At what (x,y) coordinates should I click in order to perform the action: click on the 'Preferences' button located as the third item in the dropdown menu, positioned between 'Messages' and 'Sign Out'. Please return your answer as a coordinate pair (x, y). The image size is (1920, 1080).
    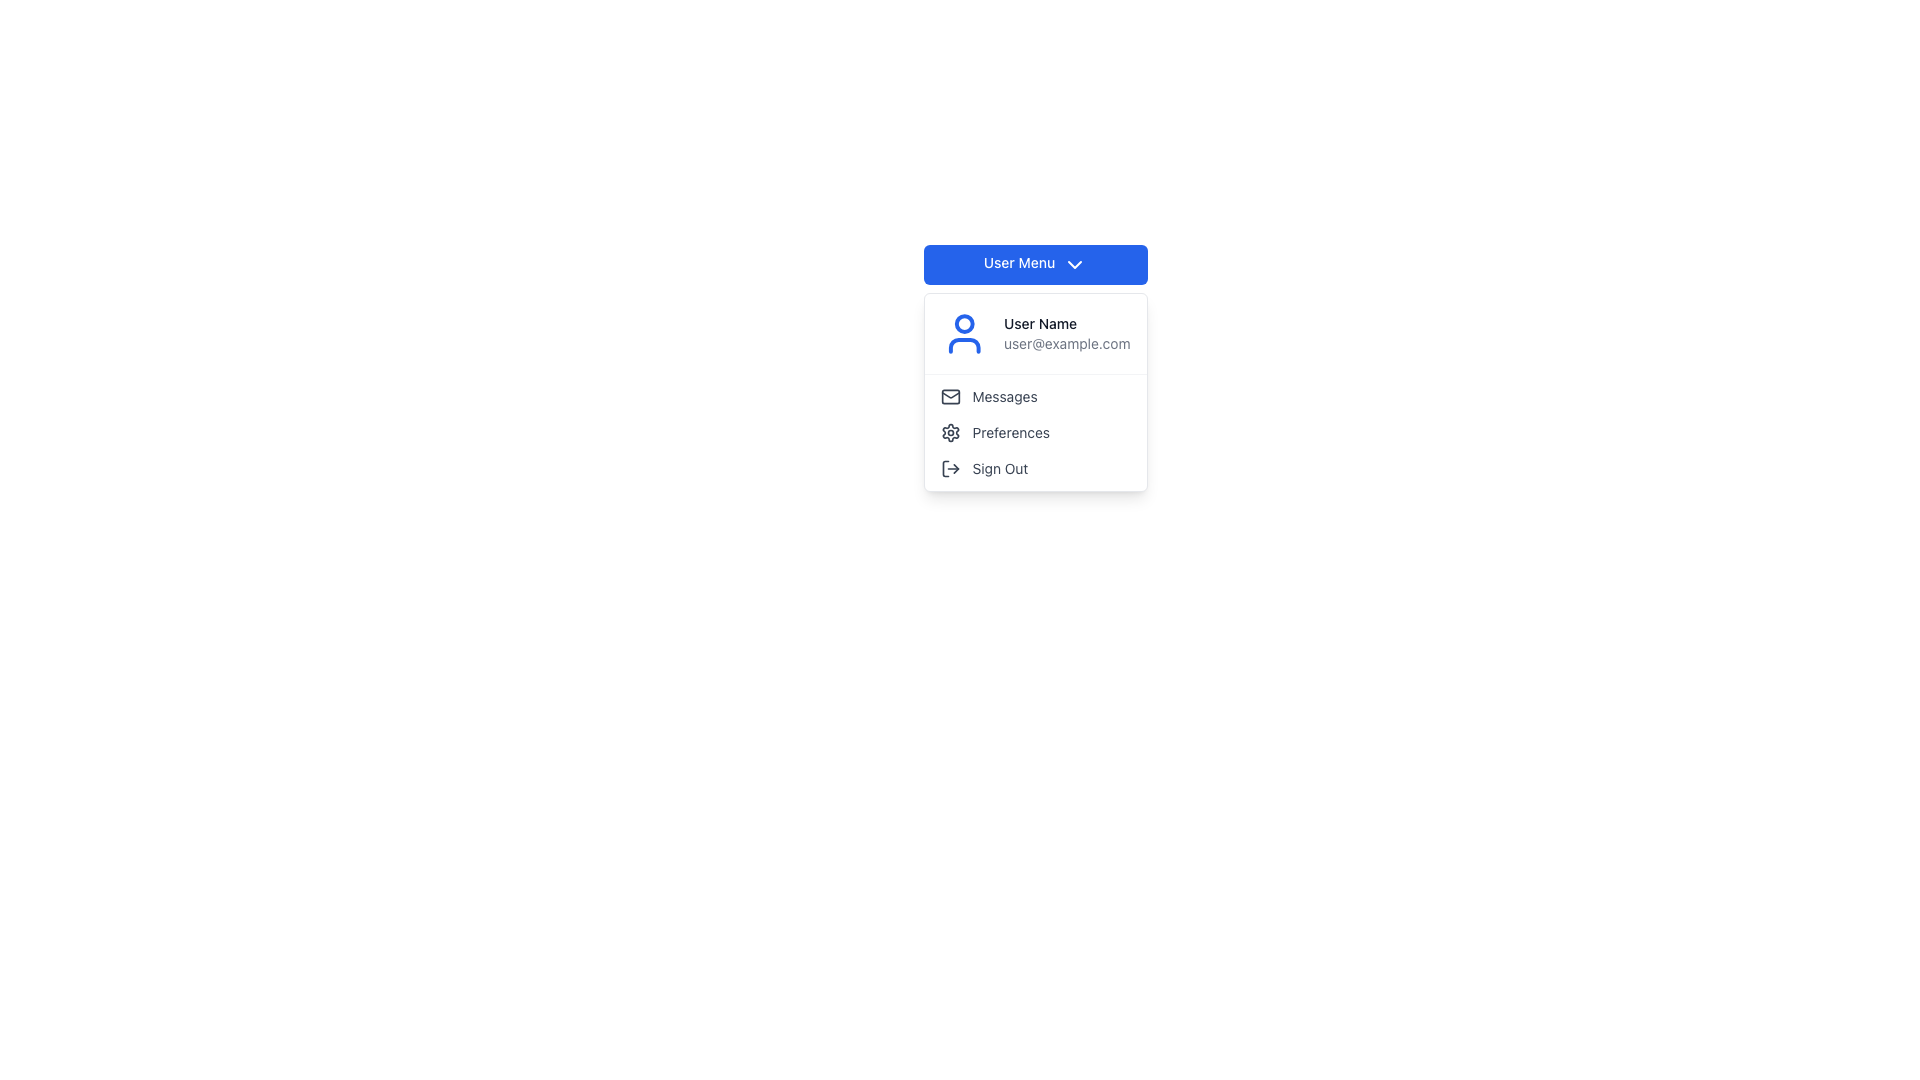
    Looking at the image, I should click on (1035, 431).